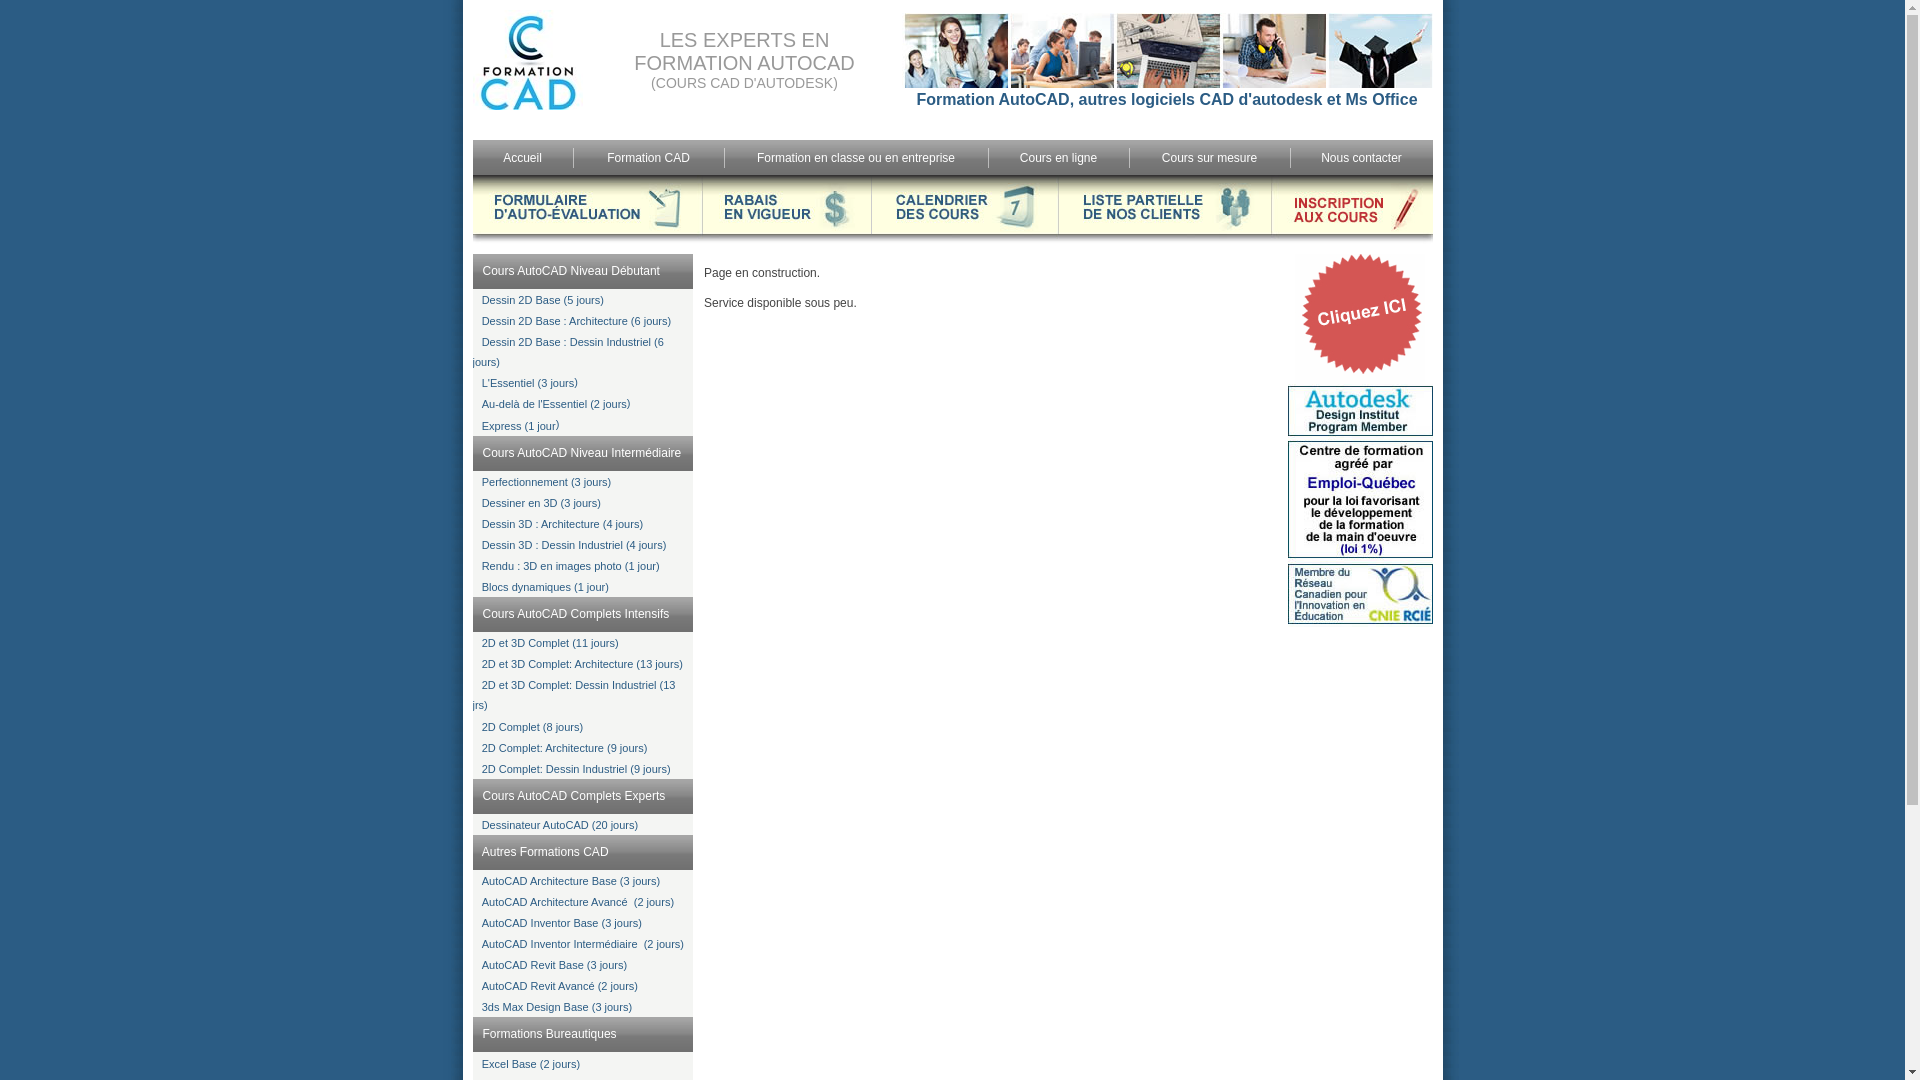 This screenshot has width=1920, height=1080. I want to click on 'Dessiner en 3D (3 jours)', so click(541, 501).